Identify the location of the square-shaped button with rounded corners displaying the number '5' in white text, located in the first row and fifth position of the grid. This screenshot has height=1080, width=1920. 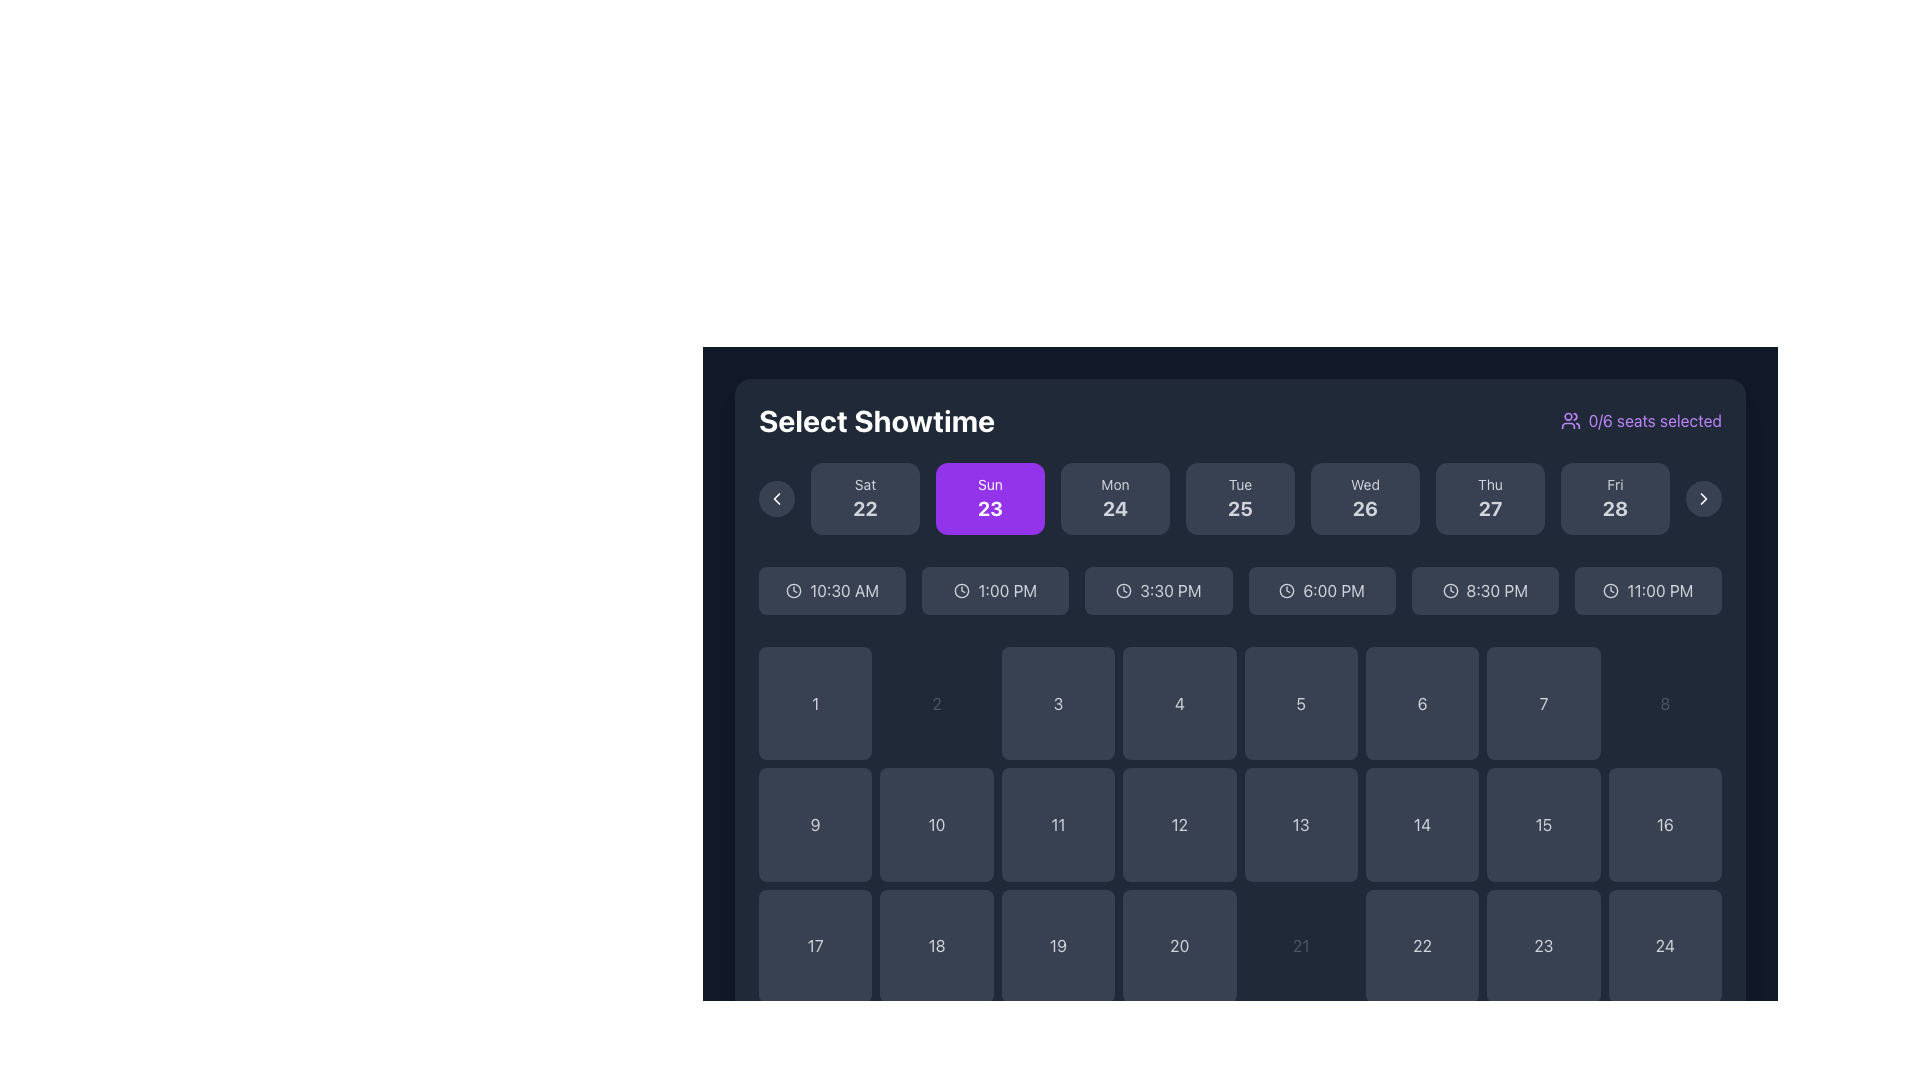
(1301, 702).